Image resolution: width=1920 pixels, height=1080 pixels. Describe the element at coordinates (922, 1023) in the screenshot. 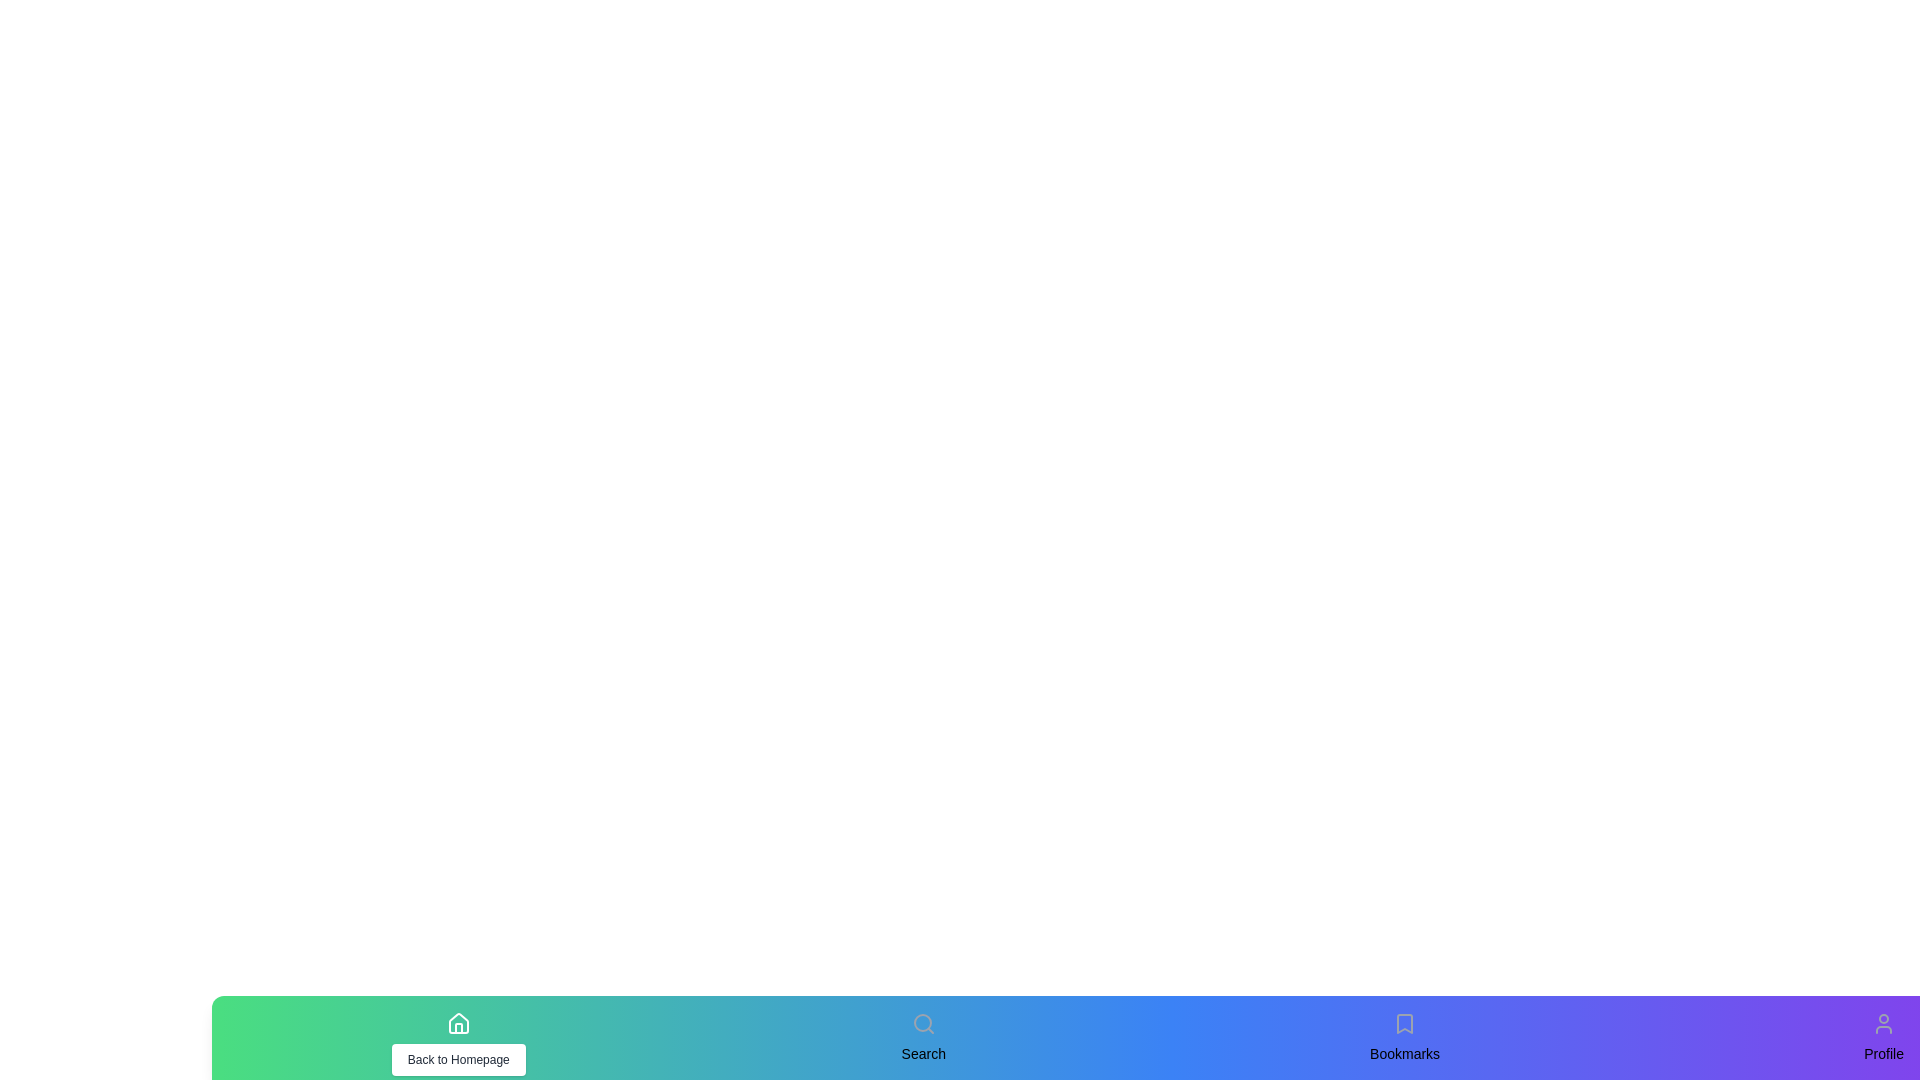

I see `the icon corresponding to Search to test its hover effect` at that location.